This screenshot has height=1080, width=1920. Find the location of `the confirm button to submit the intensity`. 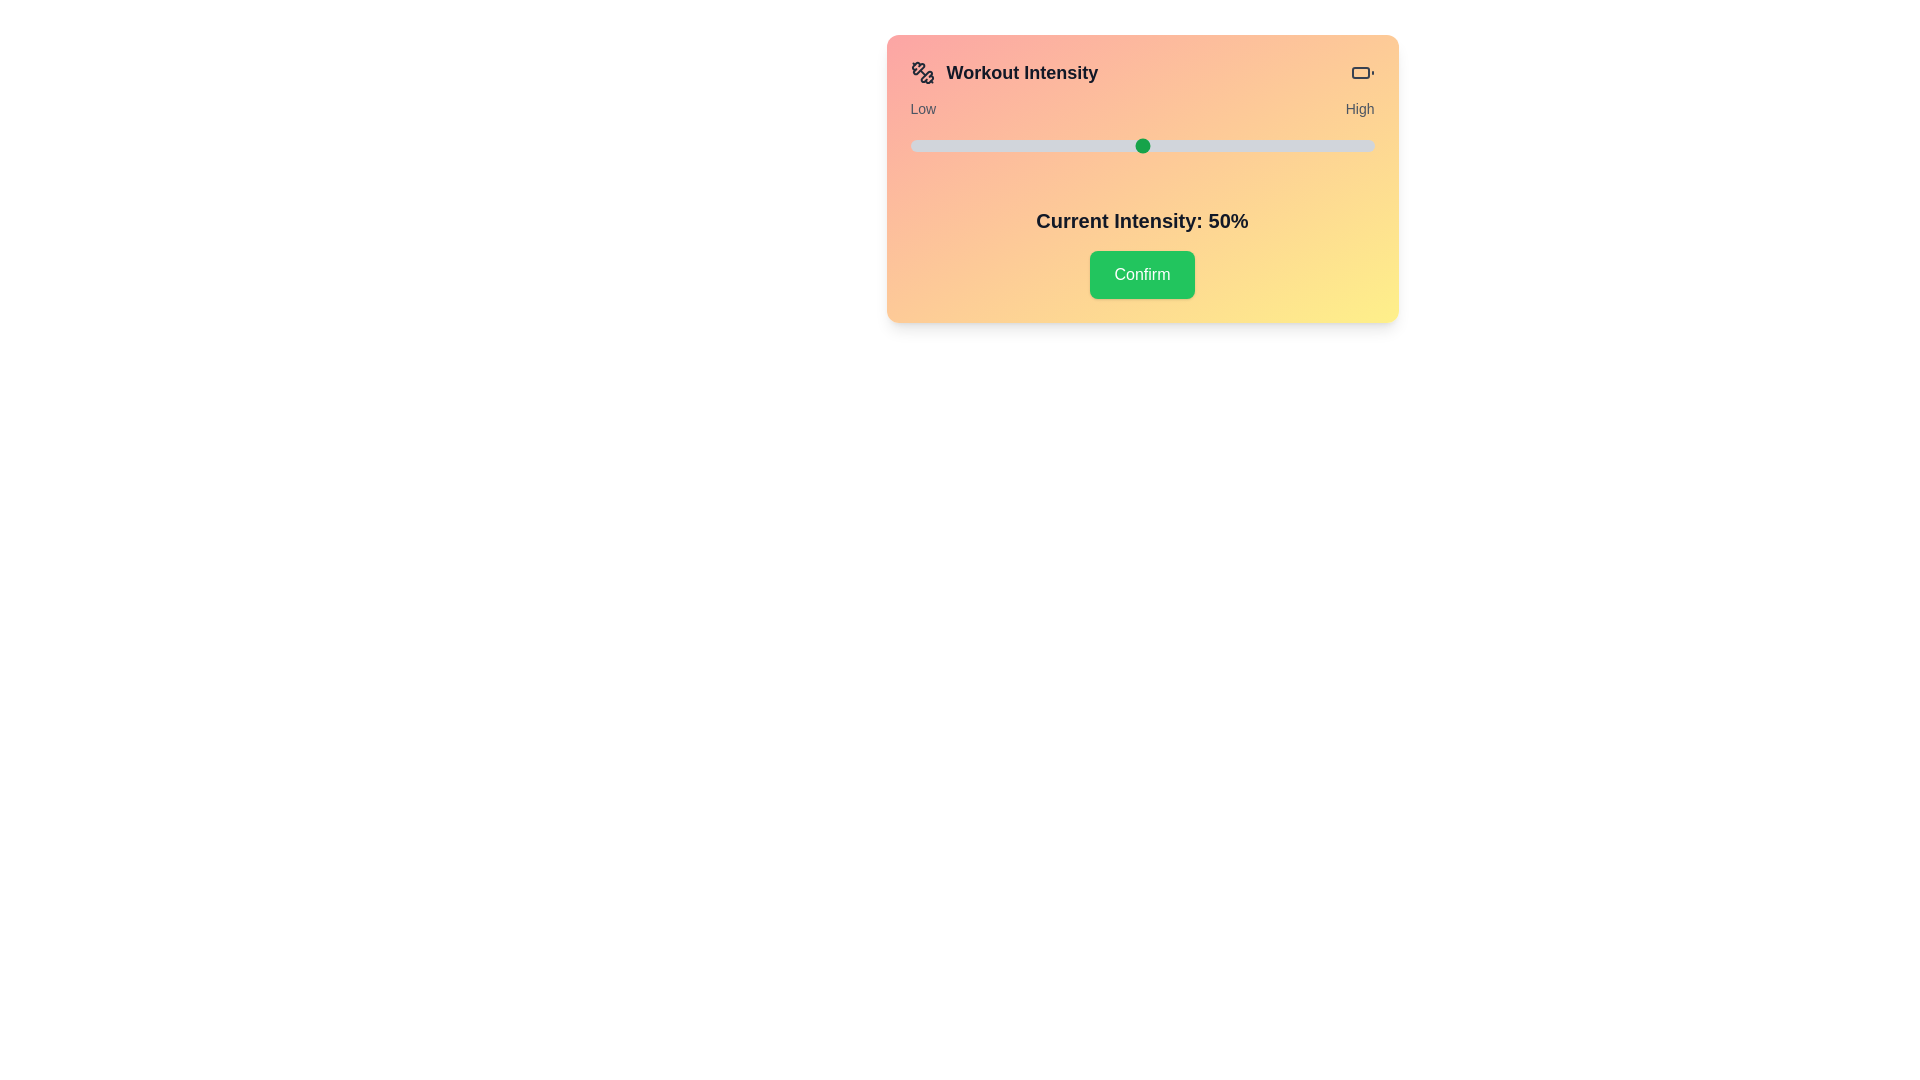

the confirm button to submit the intensity is located at coordinates (1142, 274).